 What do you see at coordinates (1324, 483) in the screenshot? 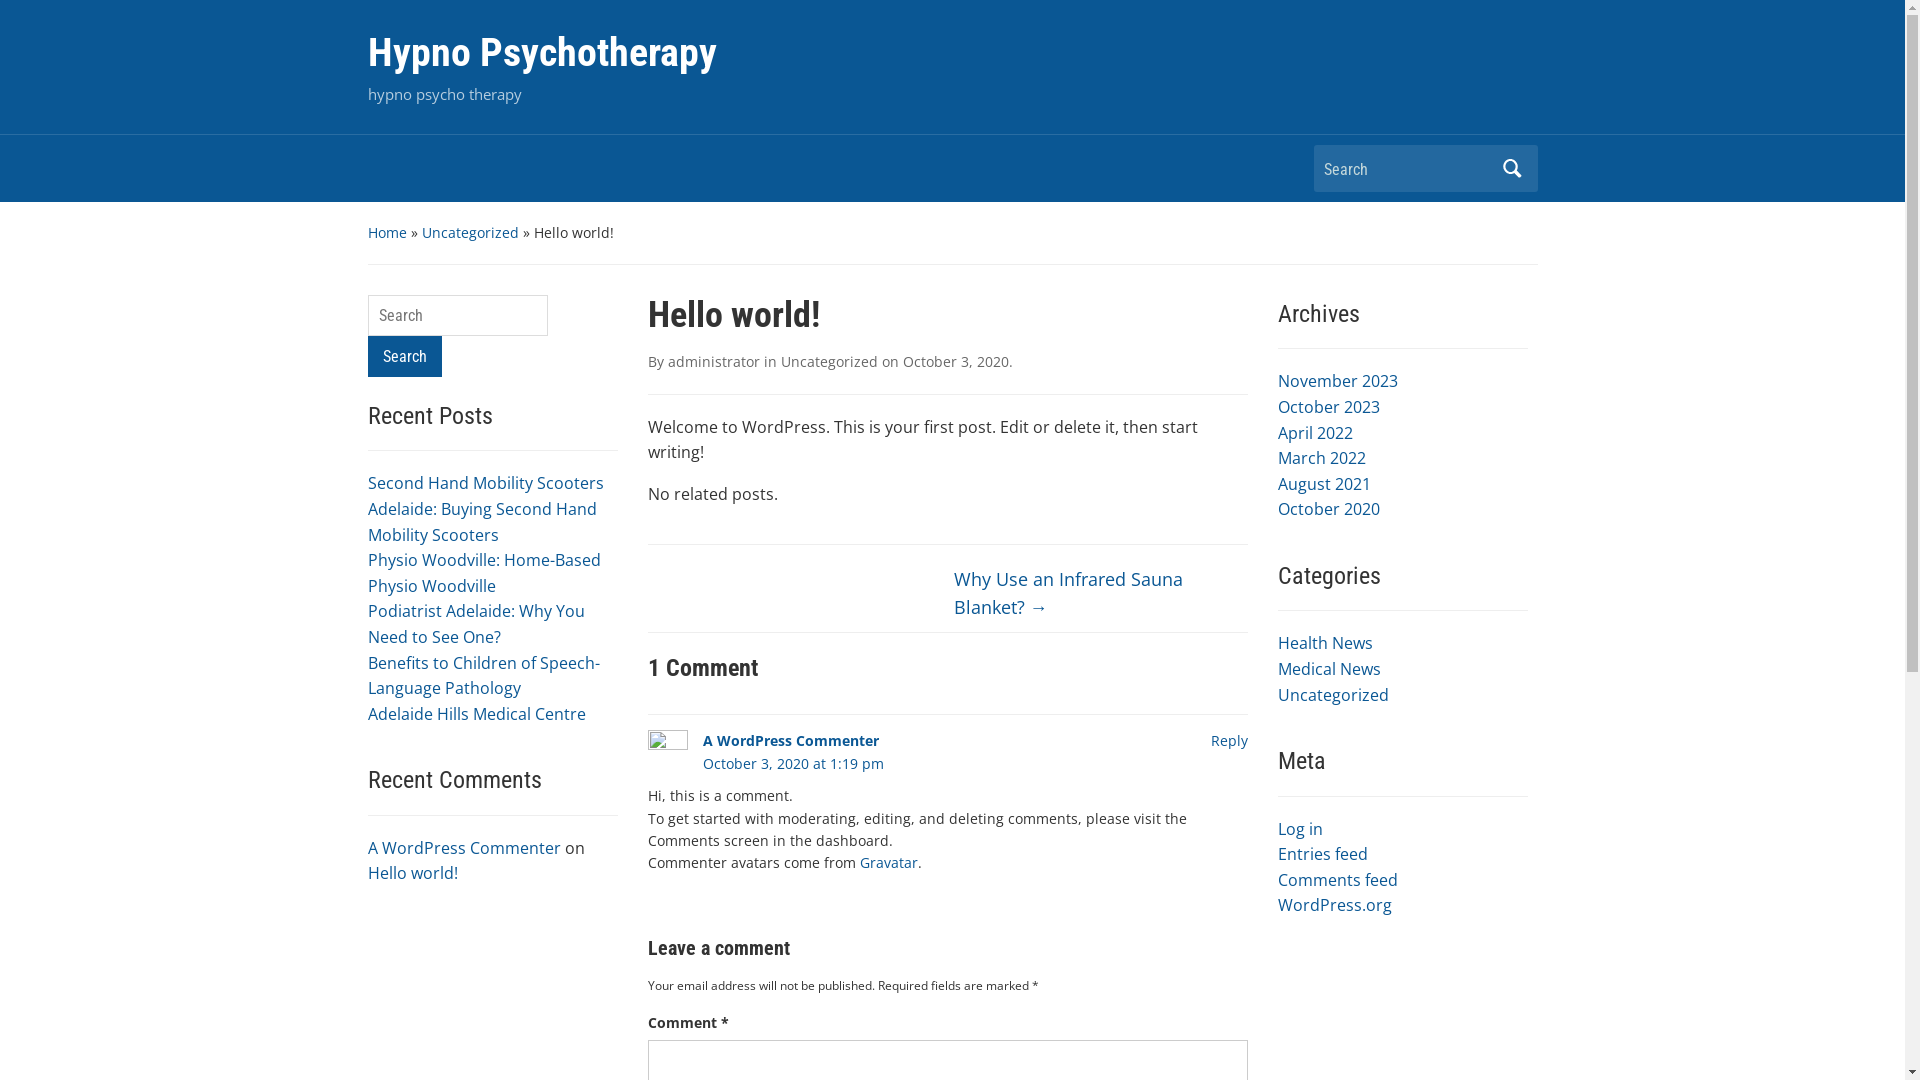
I see `'August 2021'` at bounding box center [1324, 483].